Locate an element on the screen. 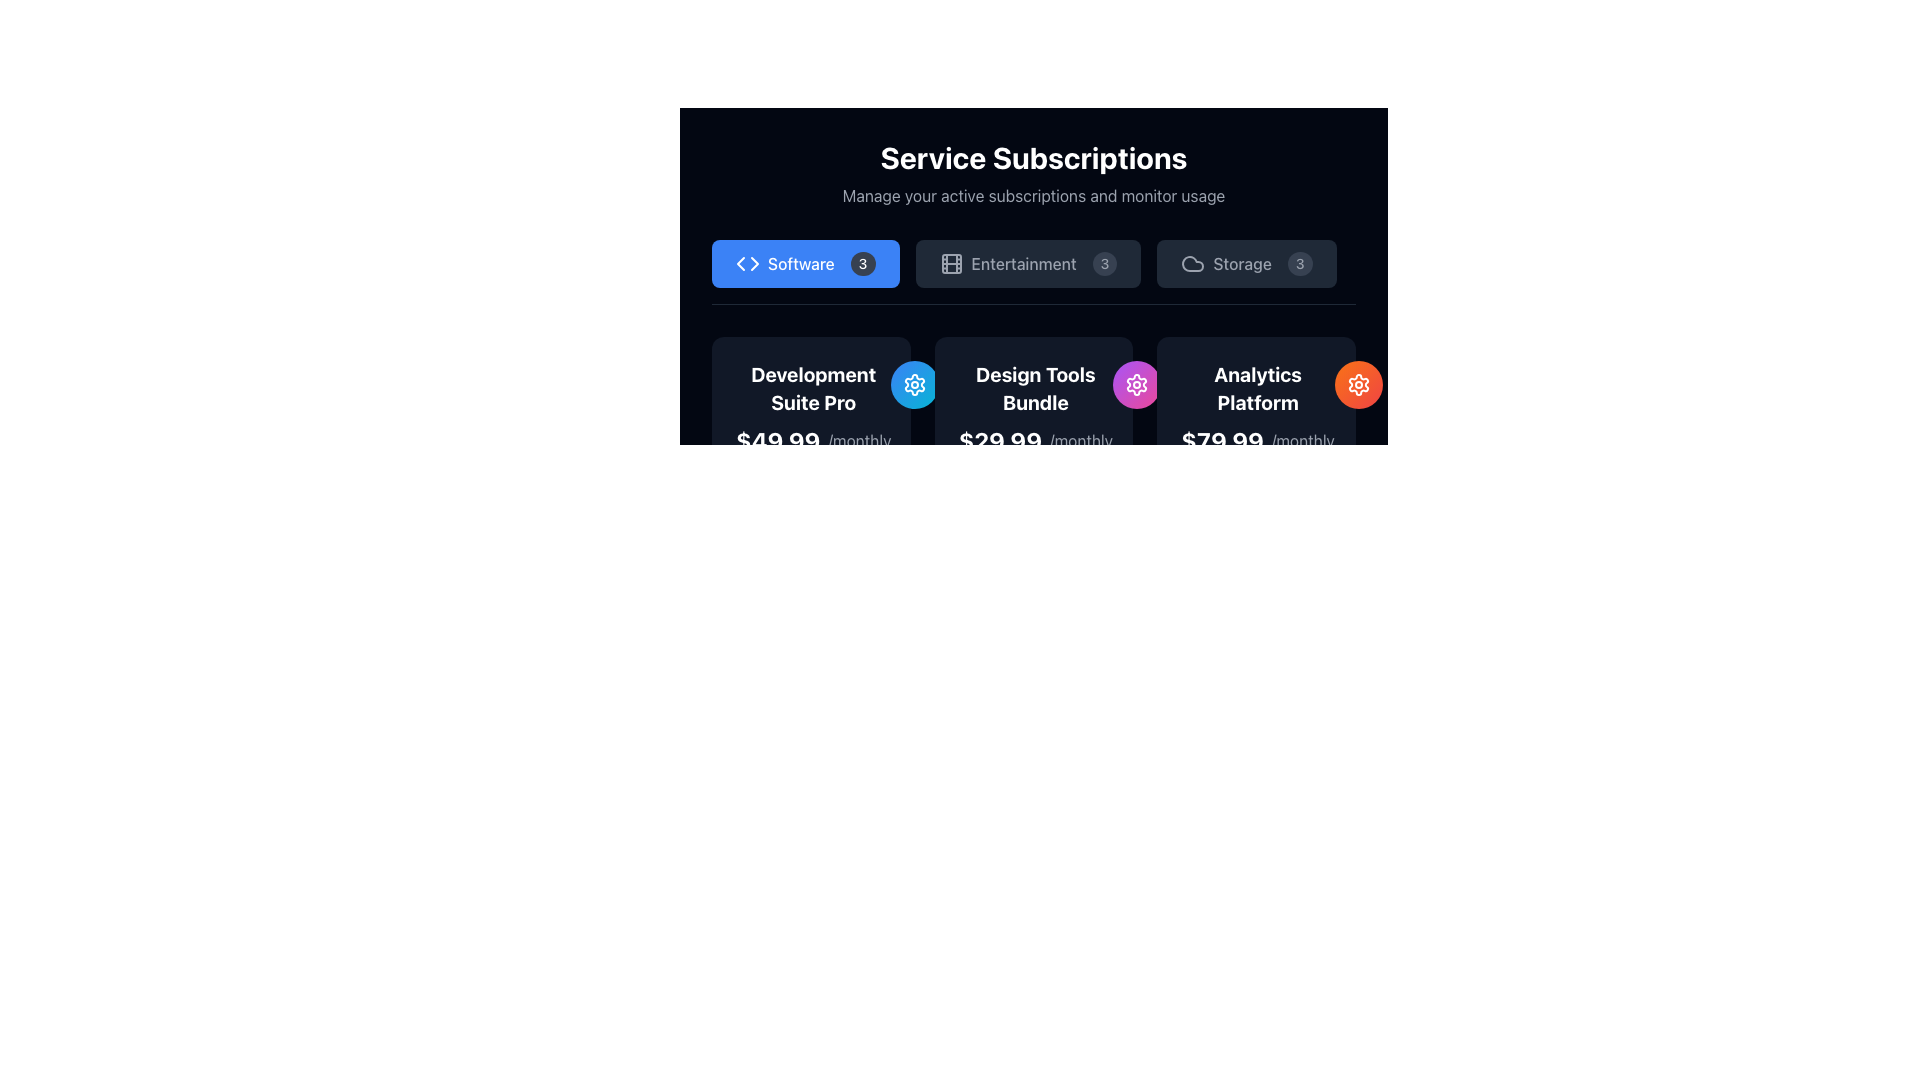  the 'Software' label within the button that has a blue background and rounded edges is located at coordinates (801, 262).